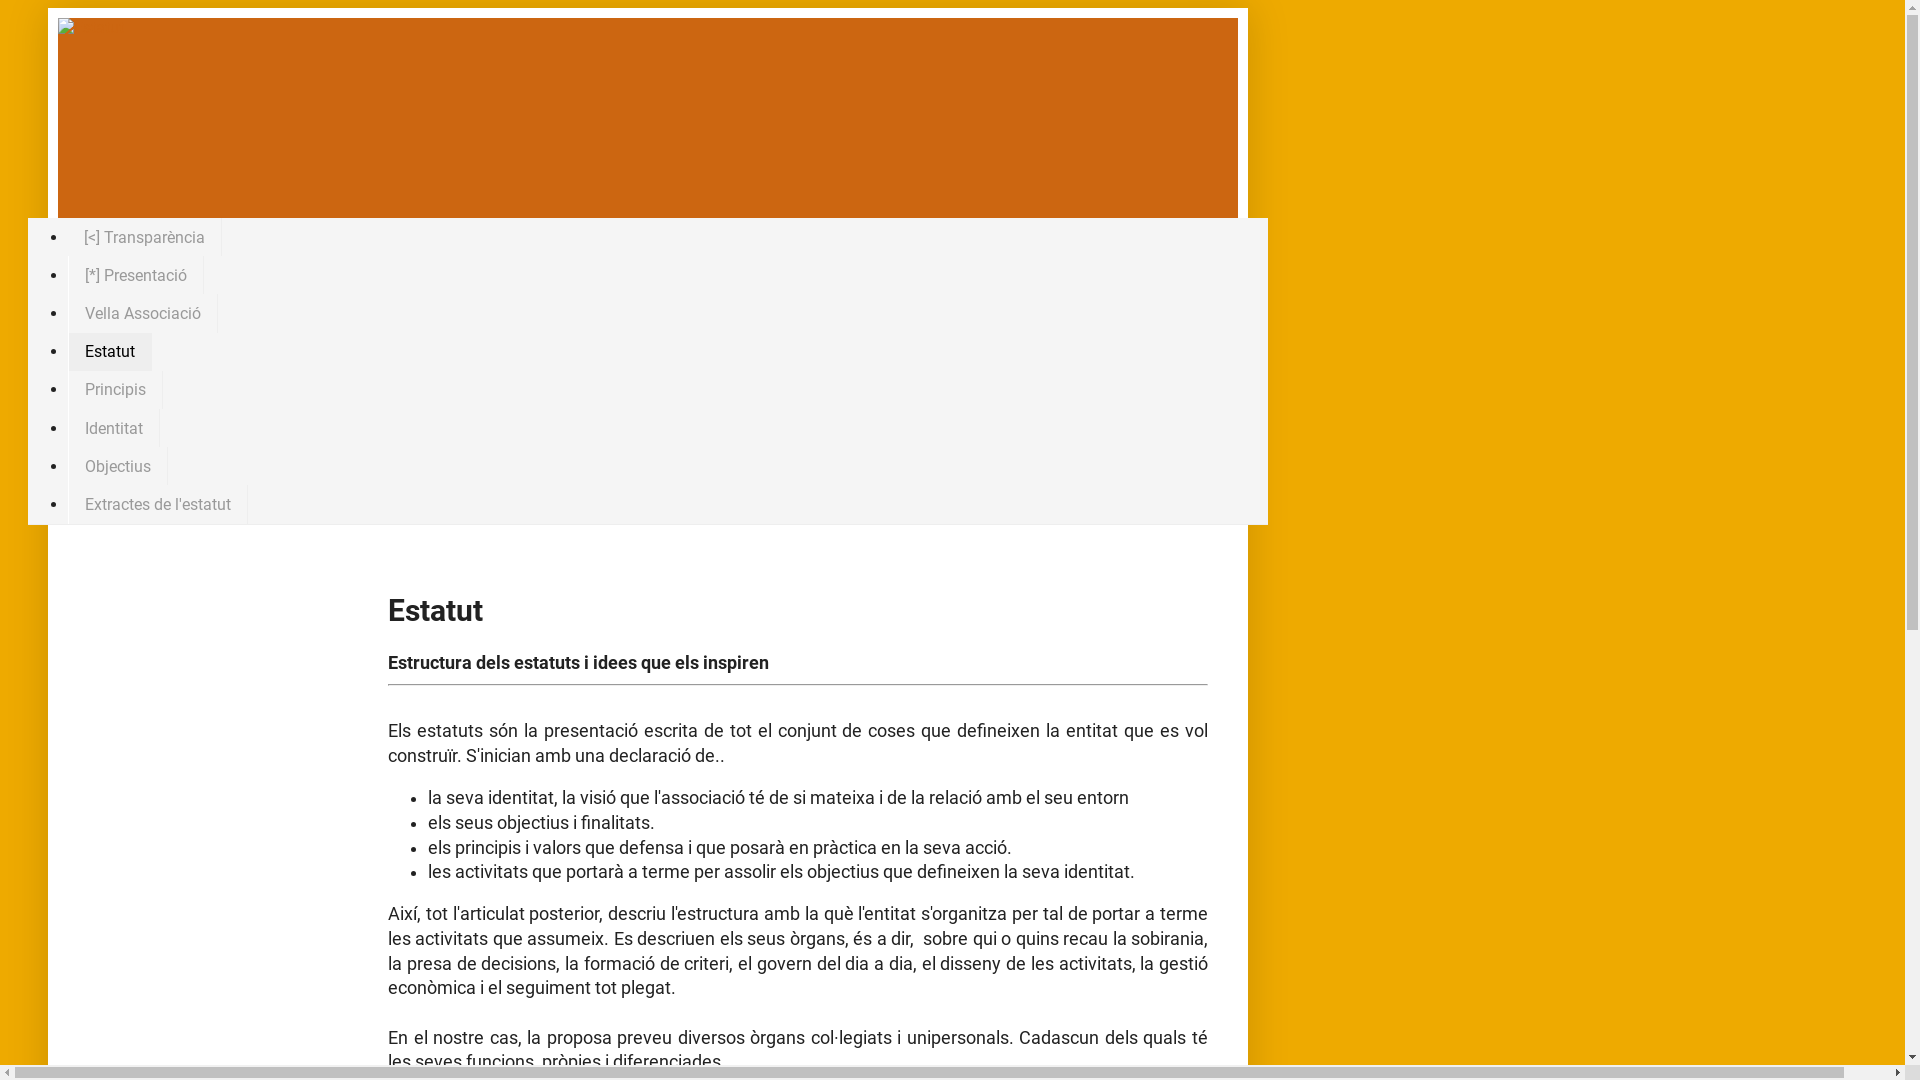  I want to click on 'Estatut', so click(109, 350).